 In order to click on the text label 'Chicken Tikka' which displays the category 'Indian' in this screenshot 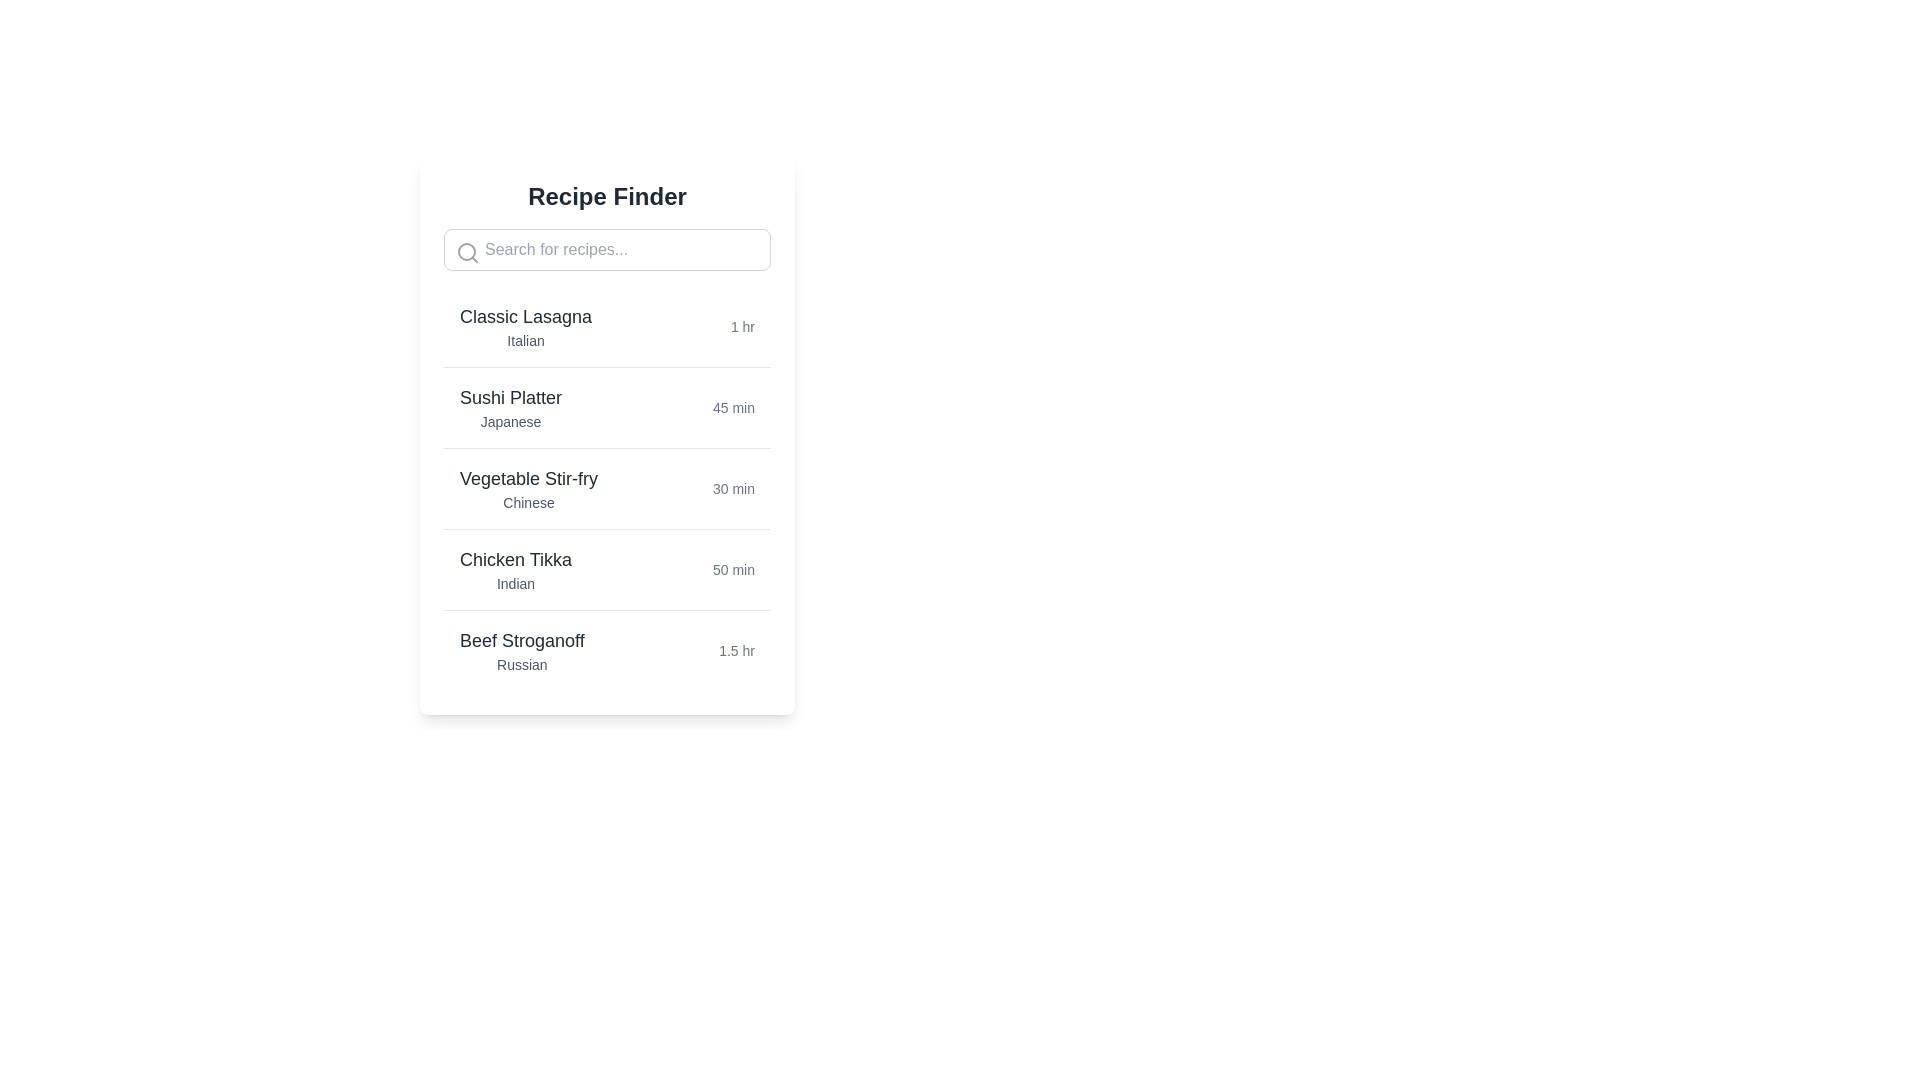, I will do `click(516, 570)`.